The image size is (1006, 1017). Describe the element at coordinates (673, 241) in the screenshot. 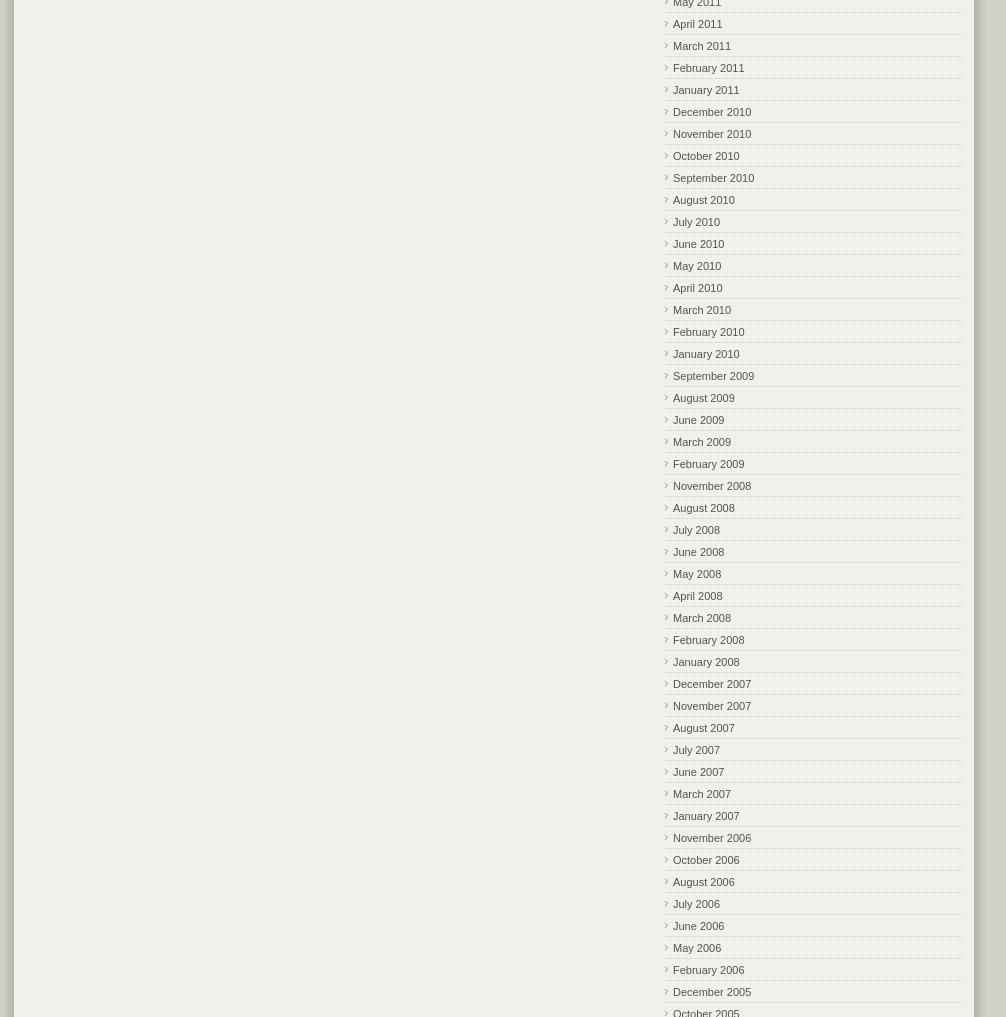

I see `'June 2010'` at that location.